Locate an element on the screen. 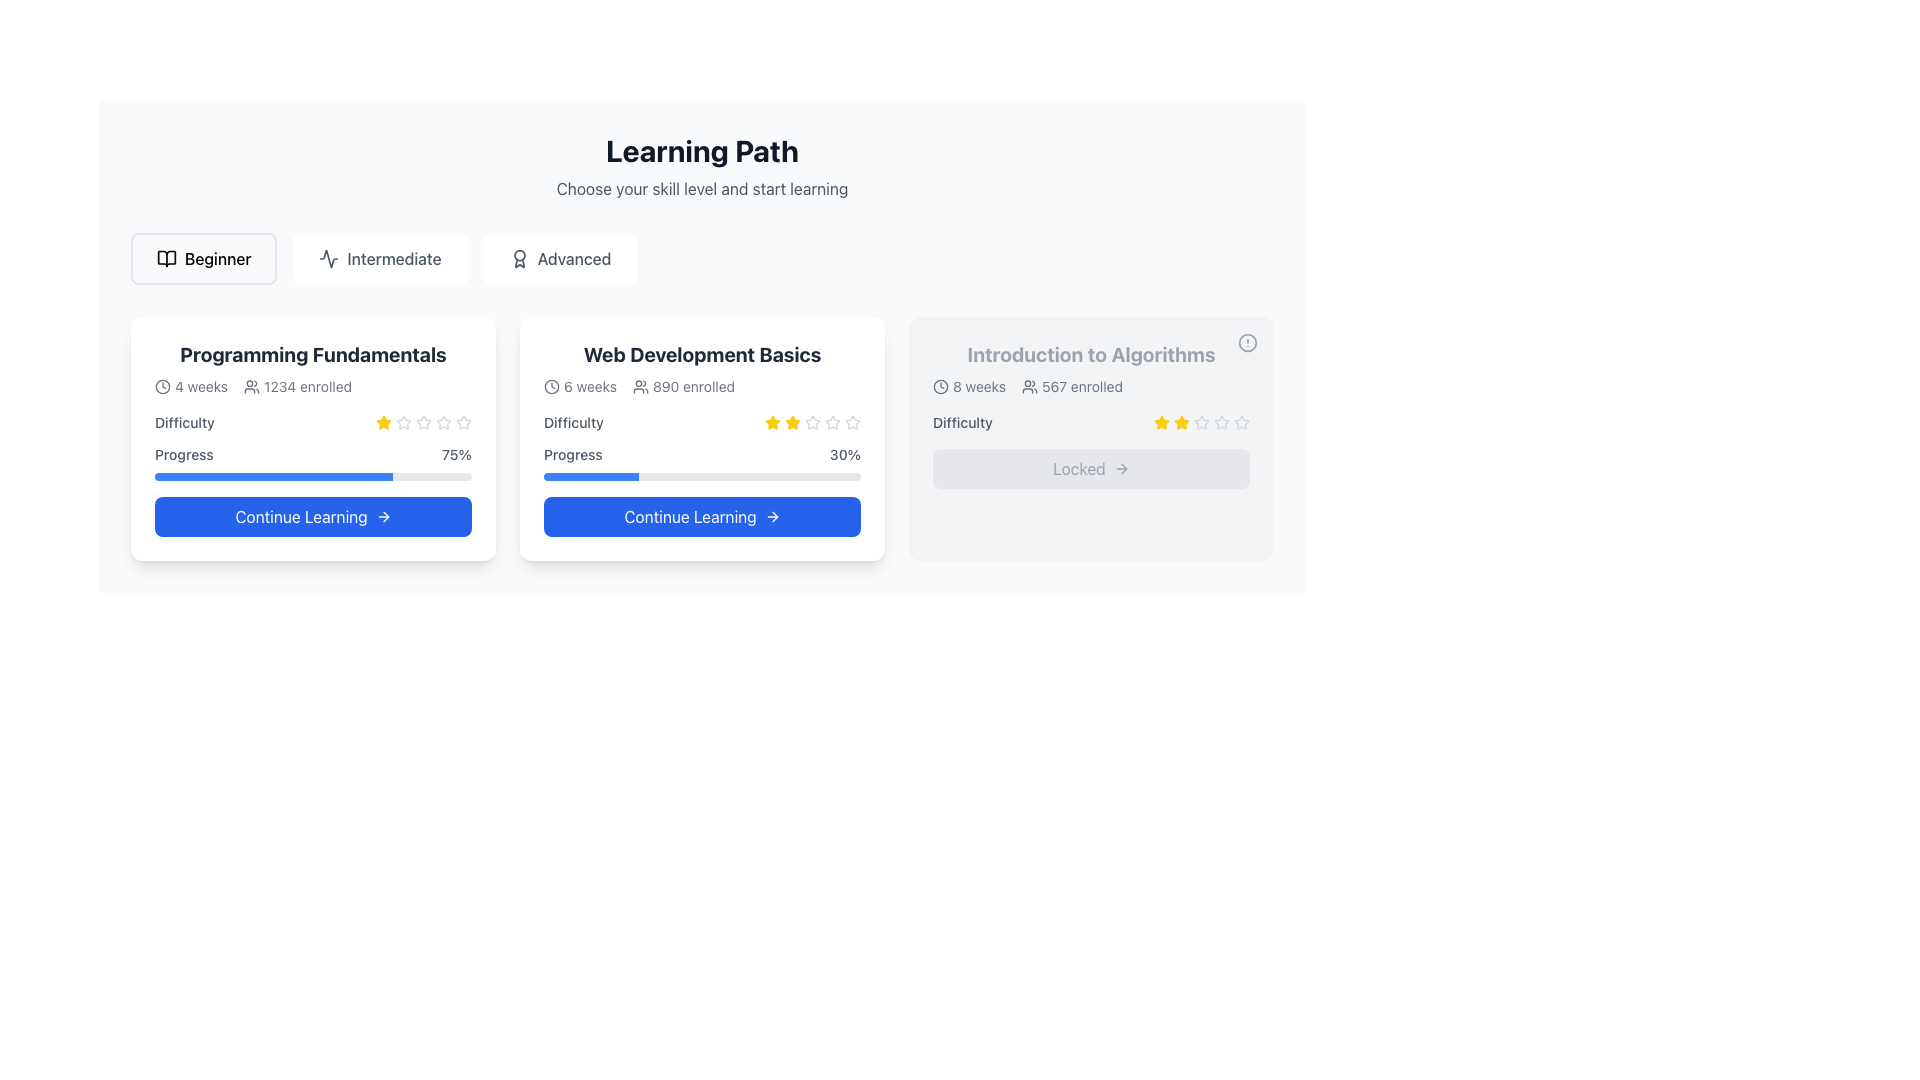 This screenshot has height=1080, width=1920. the third rating star for the course 'Introduction to Algorithms', which represents the selection state for rating the course is located at coordinates (1241, 421).